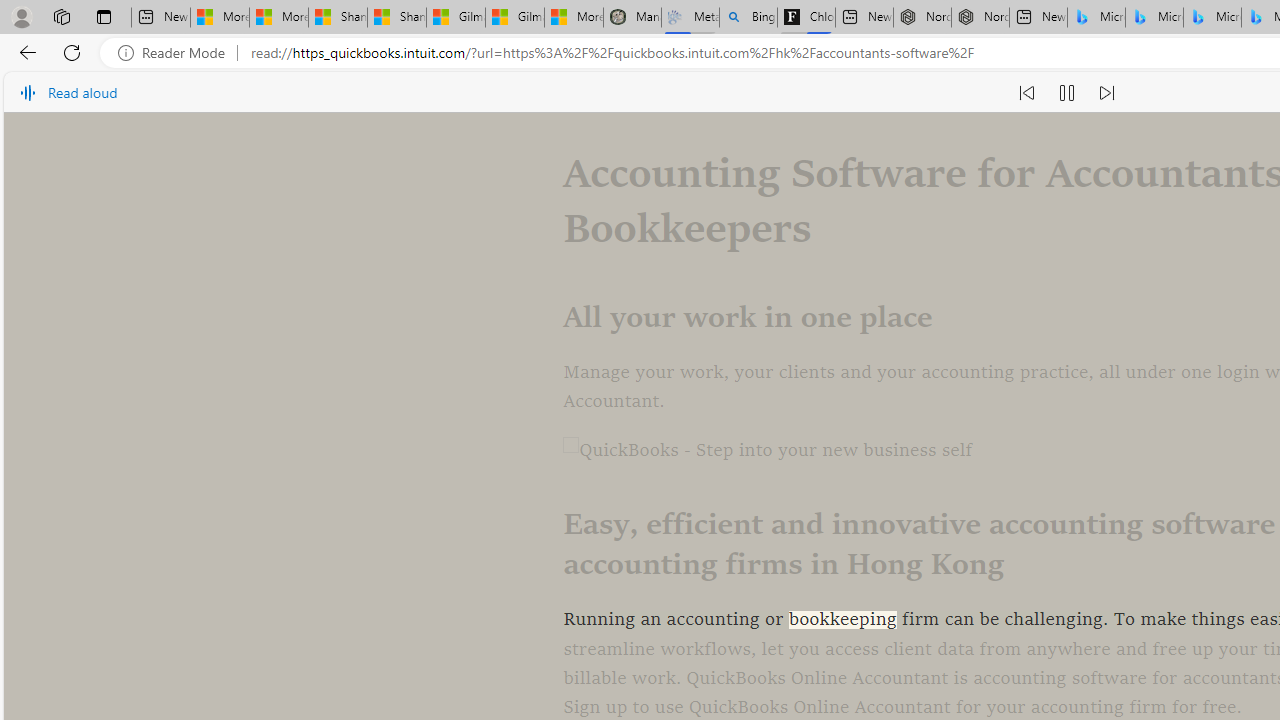  What do you see at coordinates (1154, 17) in the screenshot?
I see `'Microsoft Bing Travel - Stays in Bangkok, Bangkok, Thailand'` at bounding box center [1154, 17].